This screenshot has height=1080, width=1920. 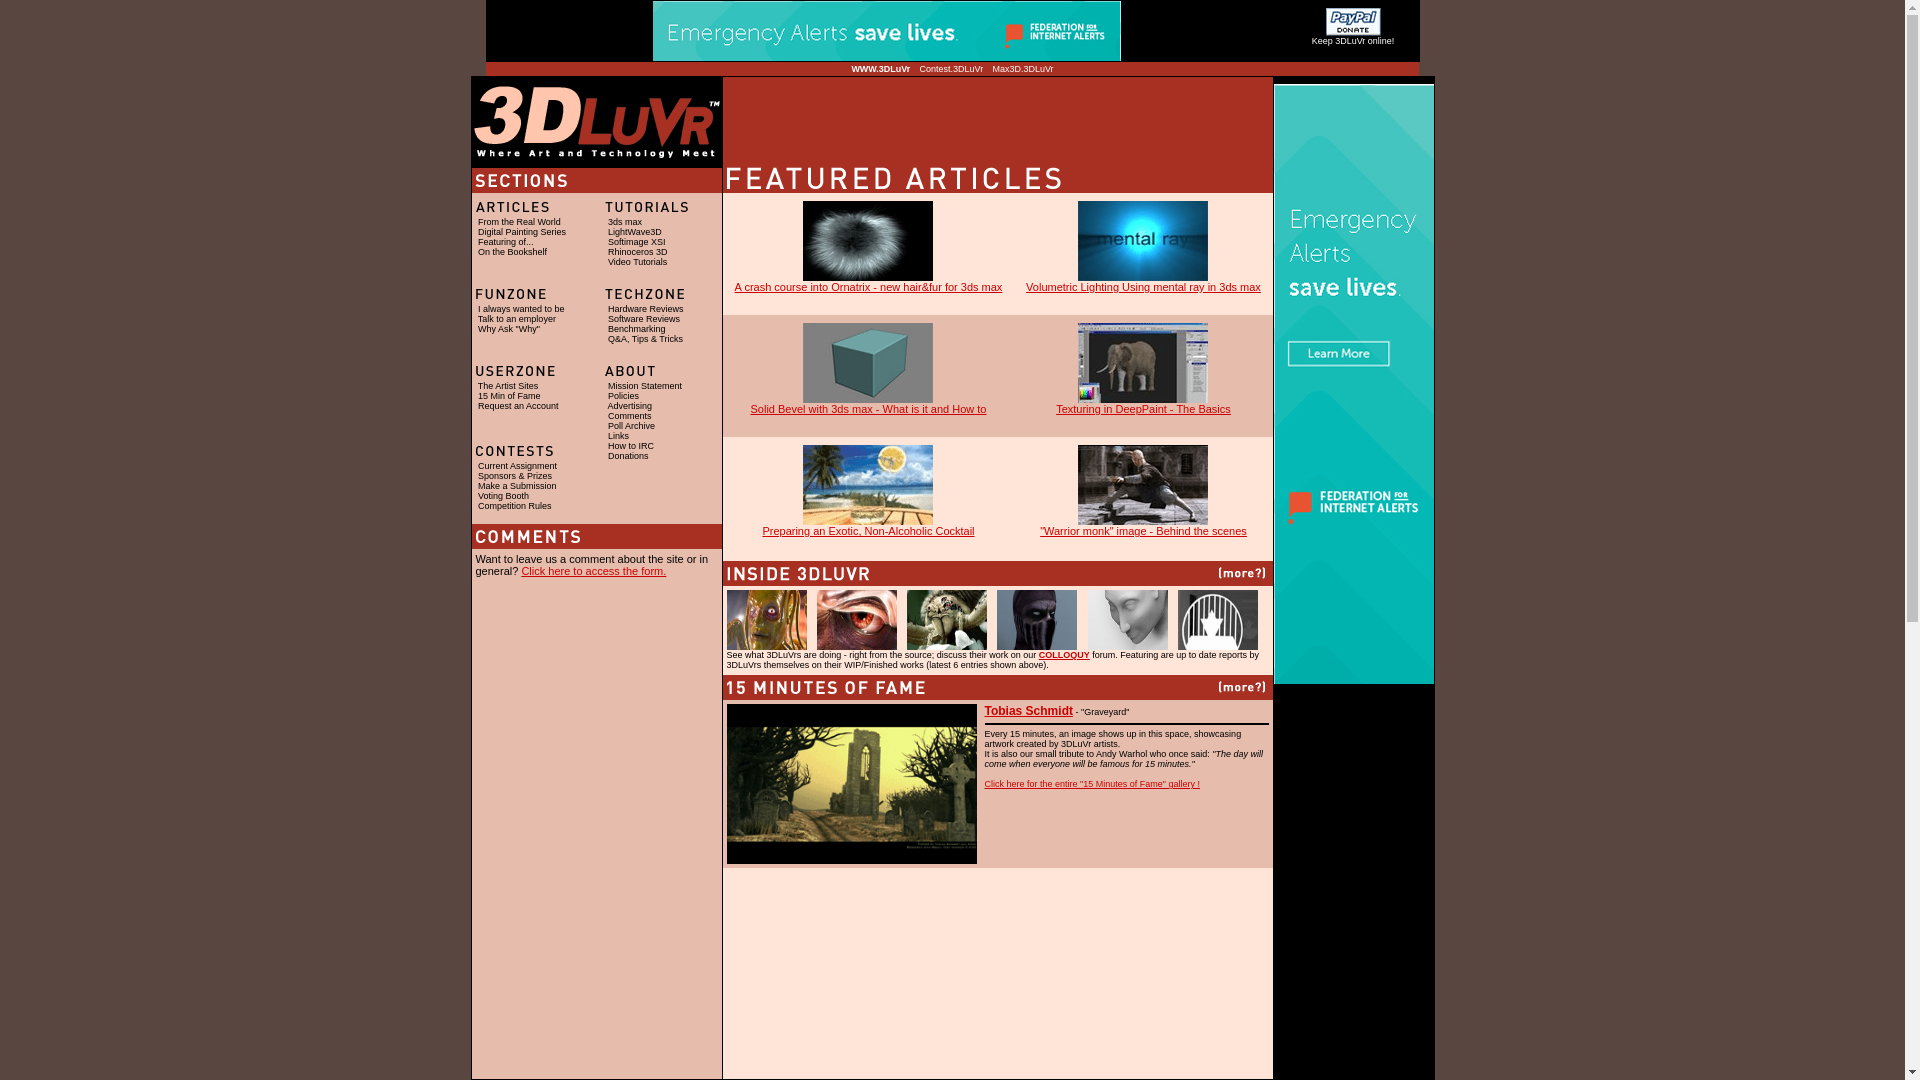 What do you see at coordinates (637, 250) in the screenshot?
I see `'Rhinoceros 3D'` at bounding box center [637, 250].